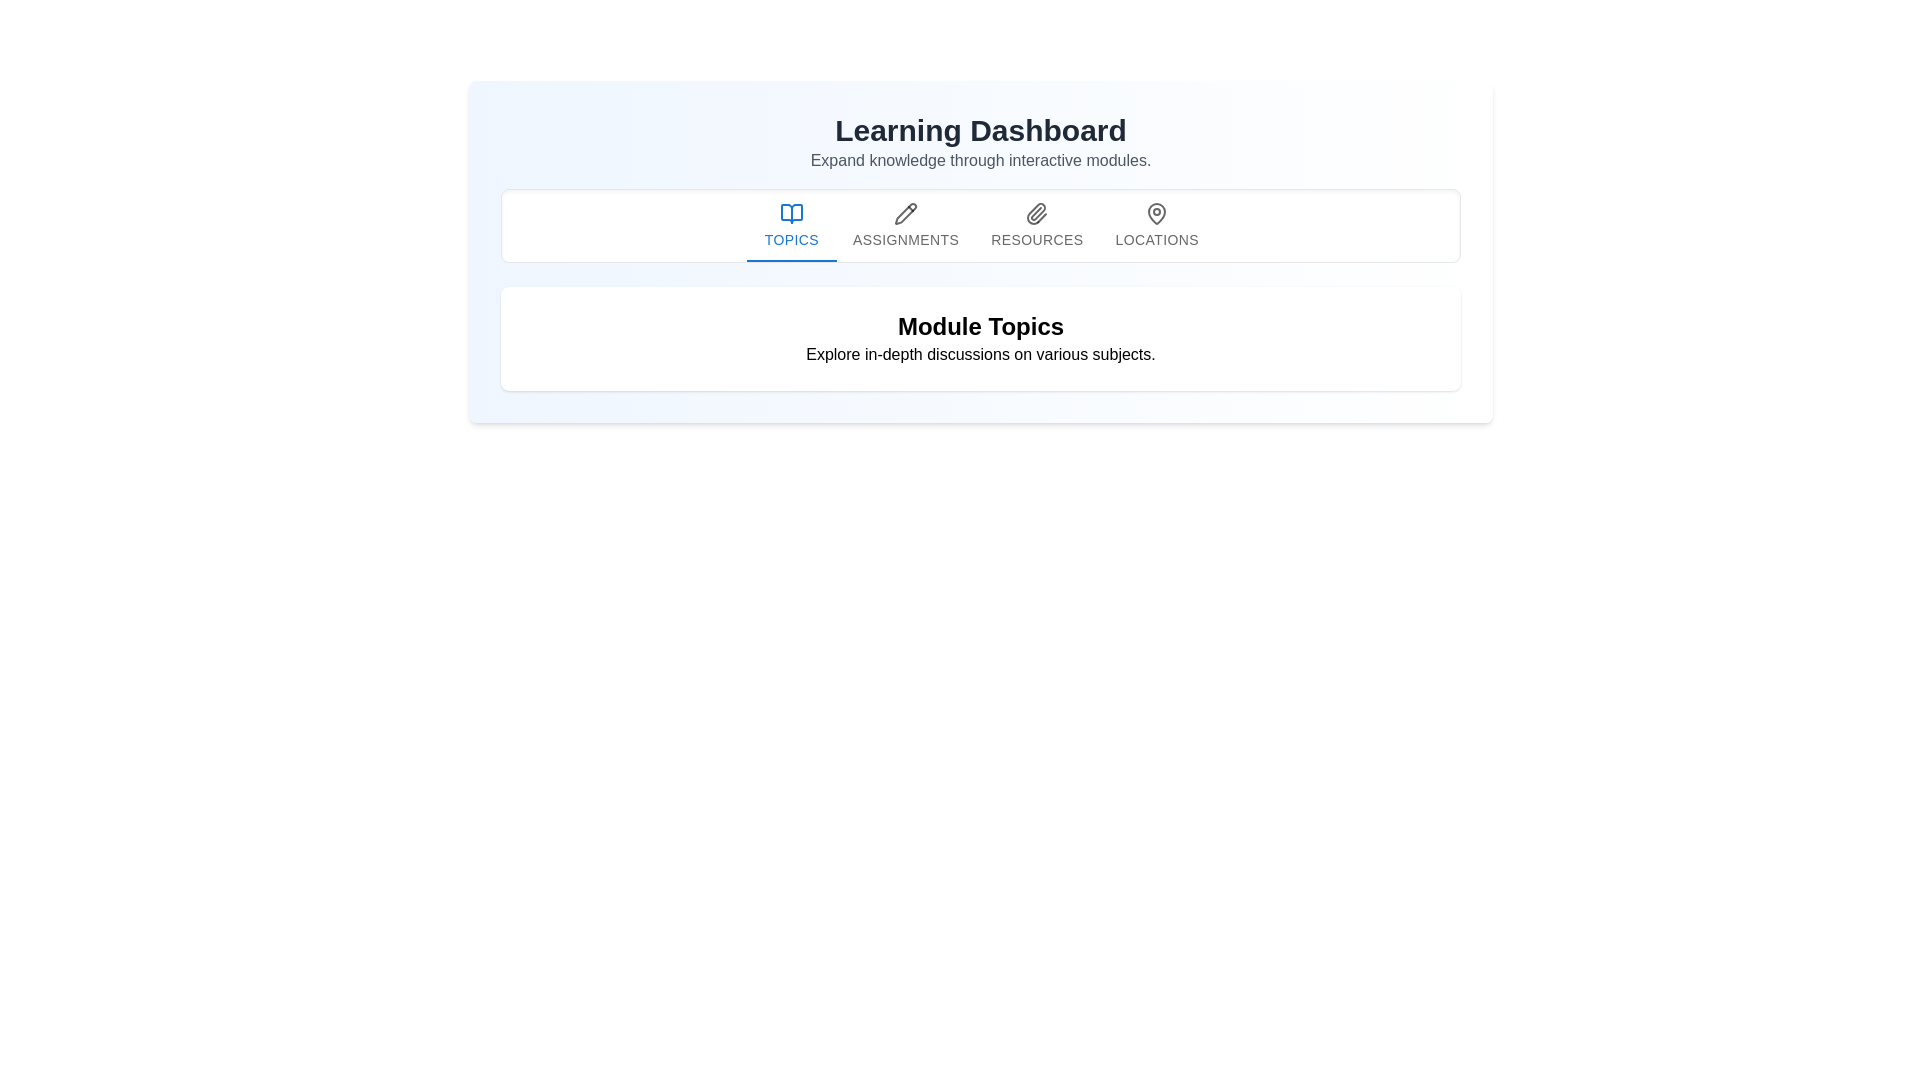 This screenshot has height=1080, width=1920. Describe the element at coordinates (1037, 214) in the screenshot. I see `the 'Resources' tab icon located centrally in the tab navigation bar of the 'Learning Dashboard' interface, directly above the text label 'Resources'` at that location.